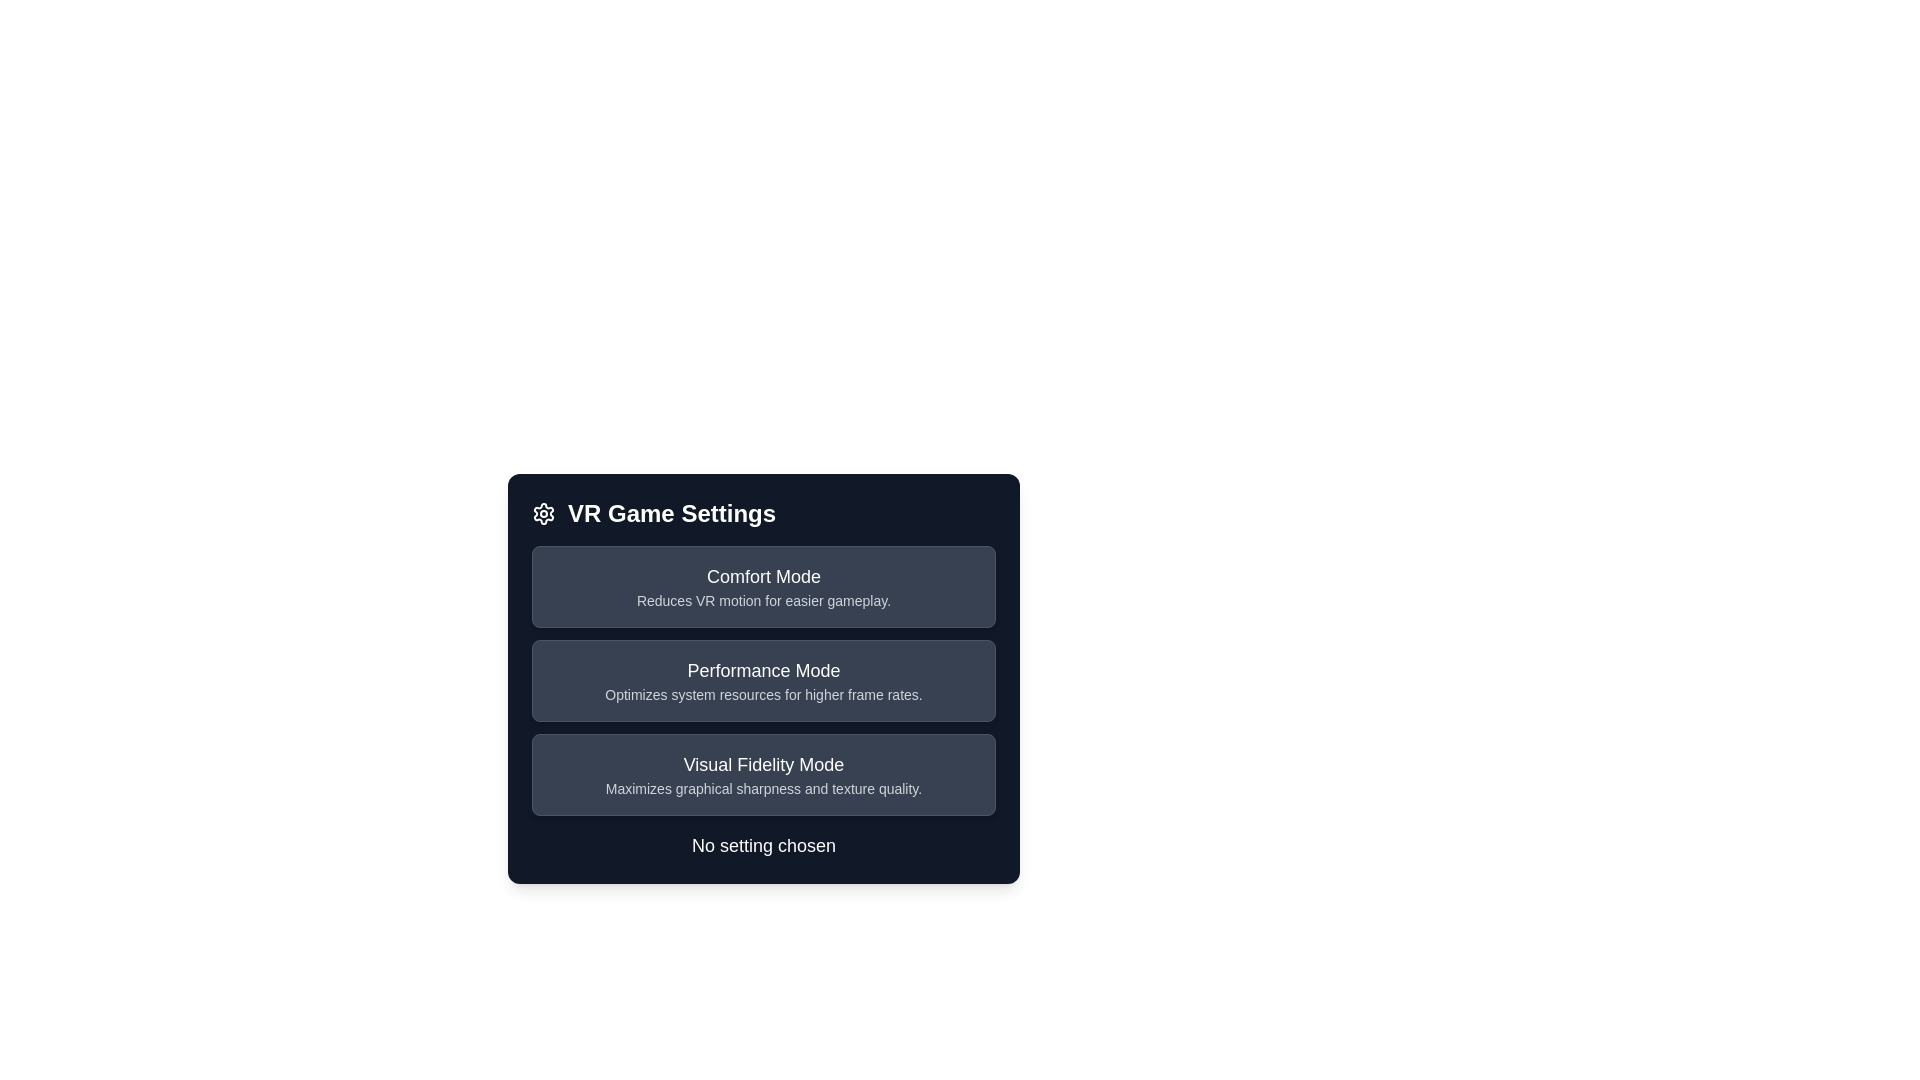 Image resolution: width=1920 pixels, height=1080 pixels. What do you see at coordinates (762, 845) in the screenshot?
I see `the static text label displaying 'No setting chosen', located at the bottom of the VR Game Settings interface` at bounding box center [762, 845].